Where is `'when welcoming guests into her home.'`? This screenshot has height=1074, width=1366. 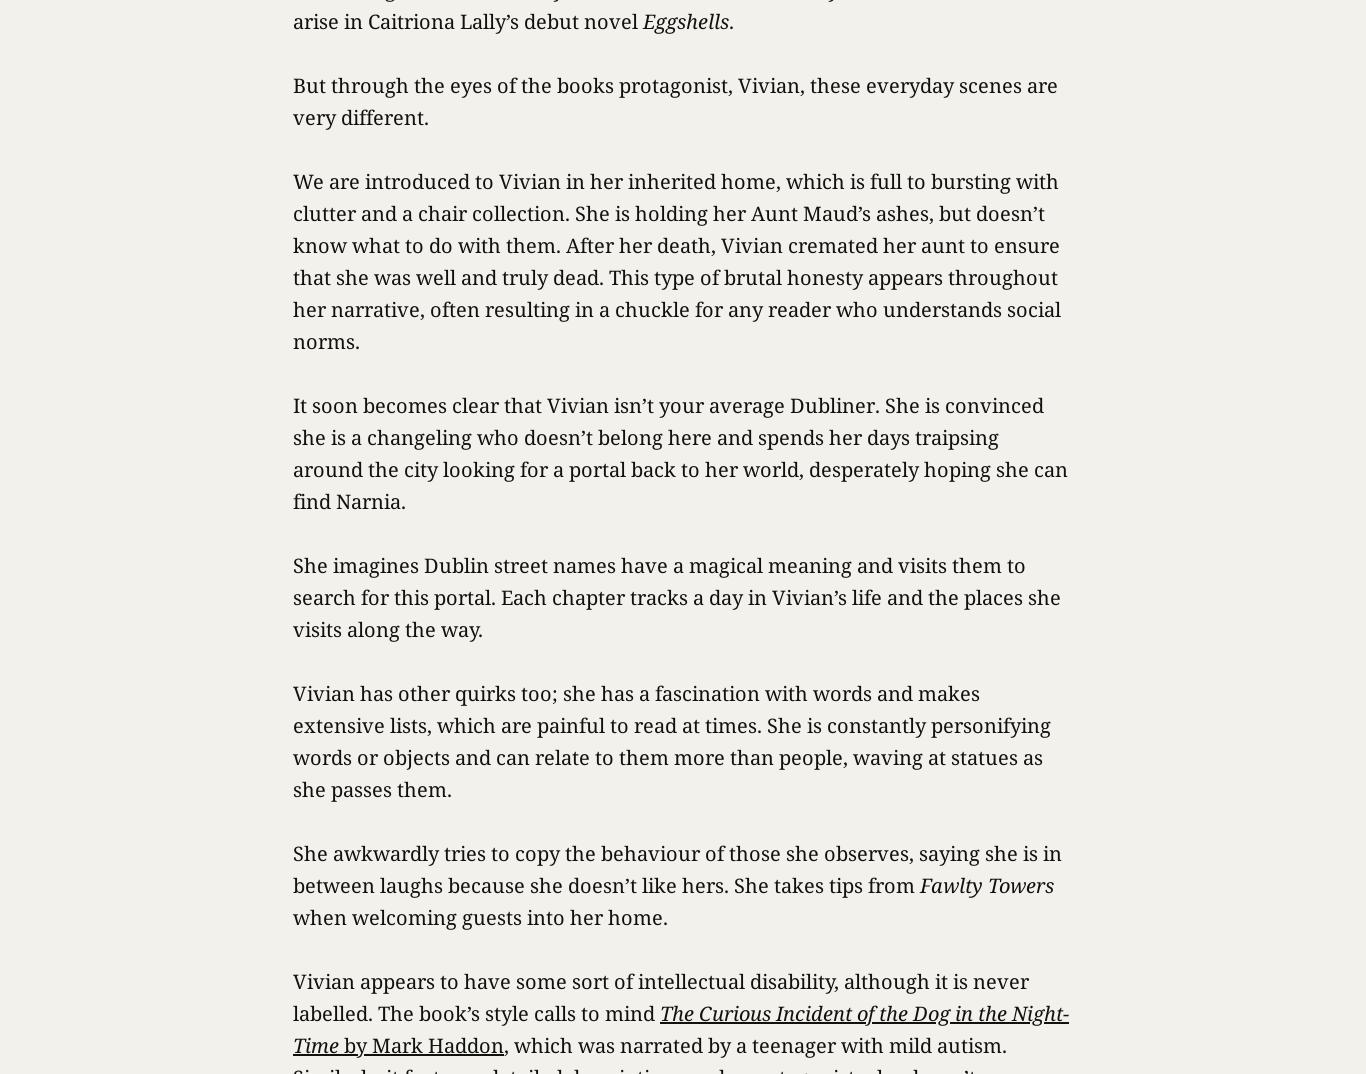
'when welcoming guests into her home.' is located at coordinates (293, 917).